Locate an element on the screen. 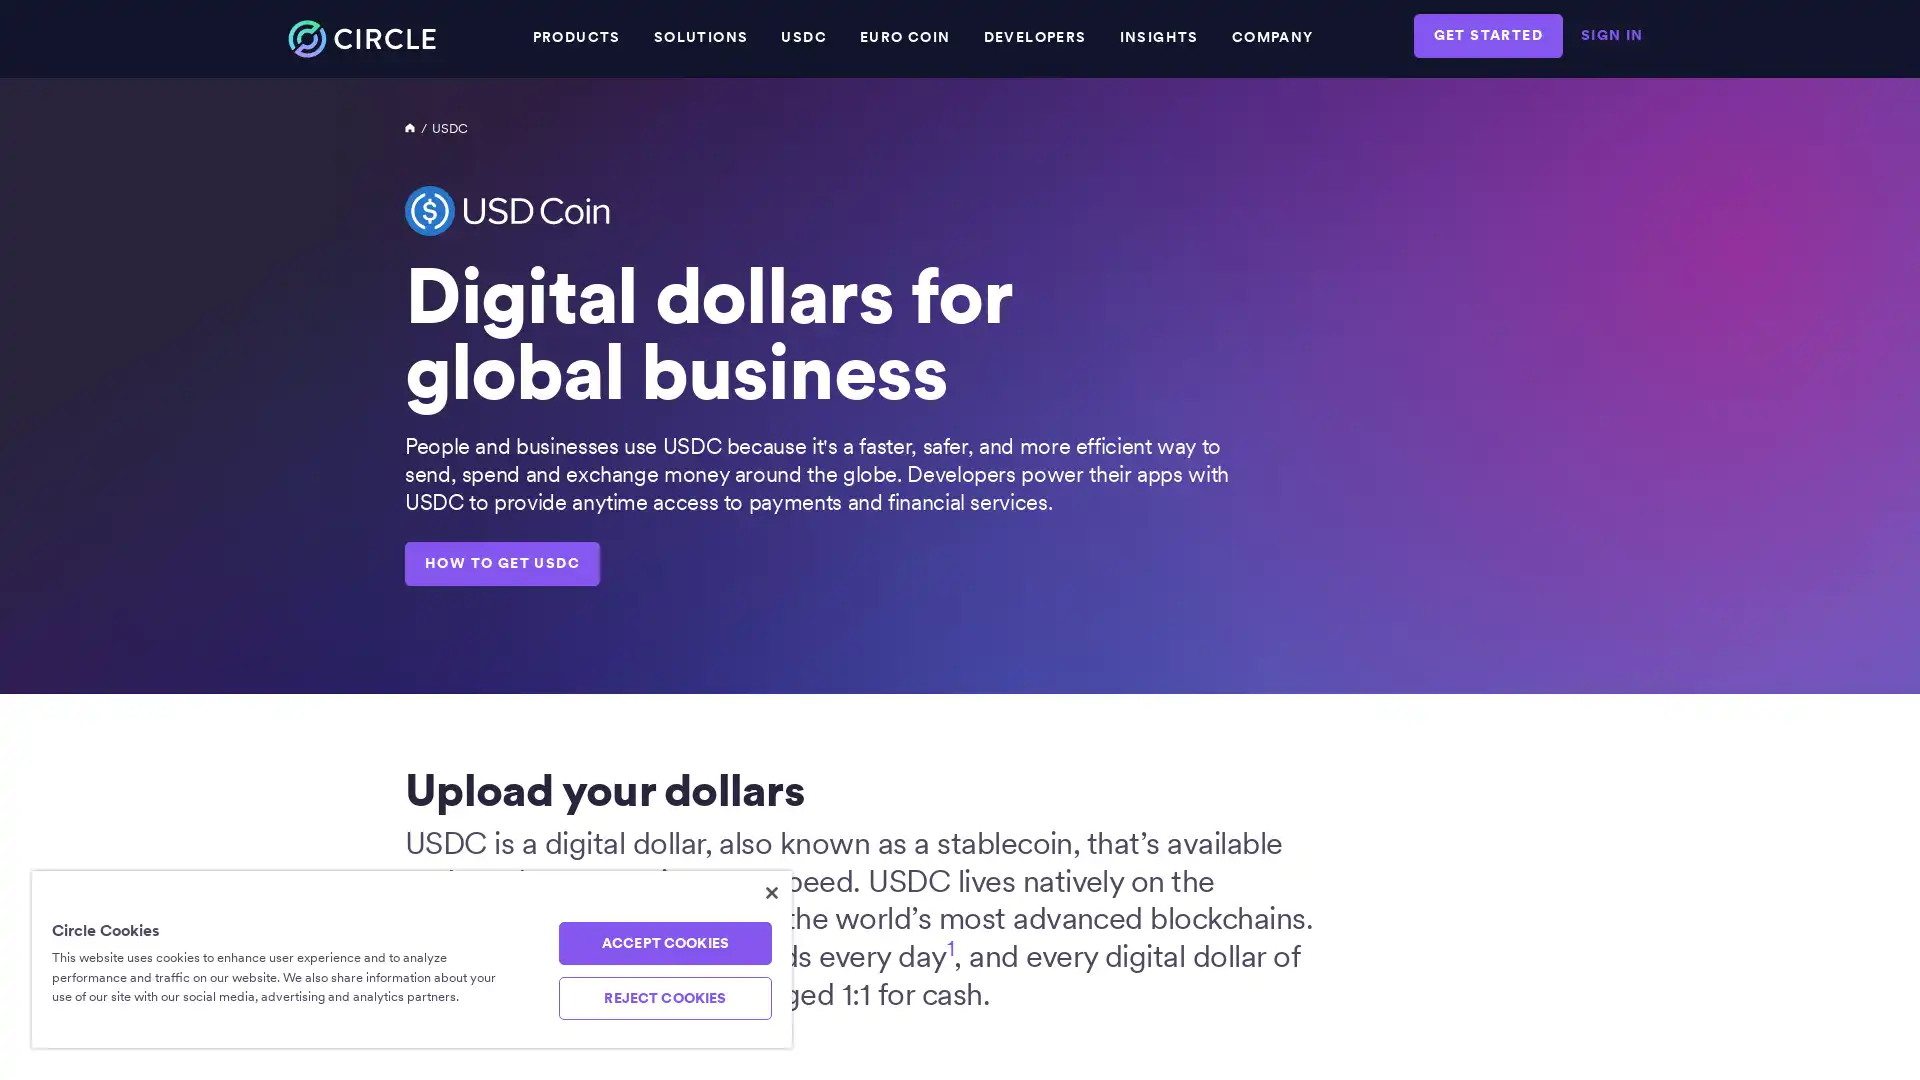  ACCEPT COOKIES is located at coordinates (664, 943).